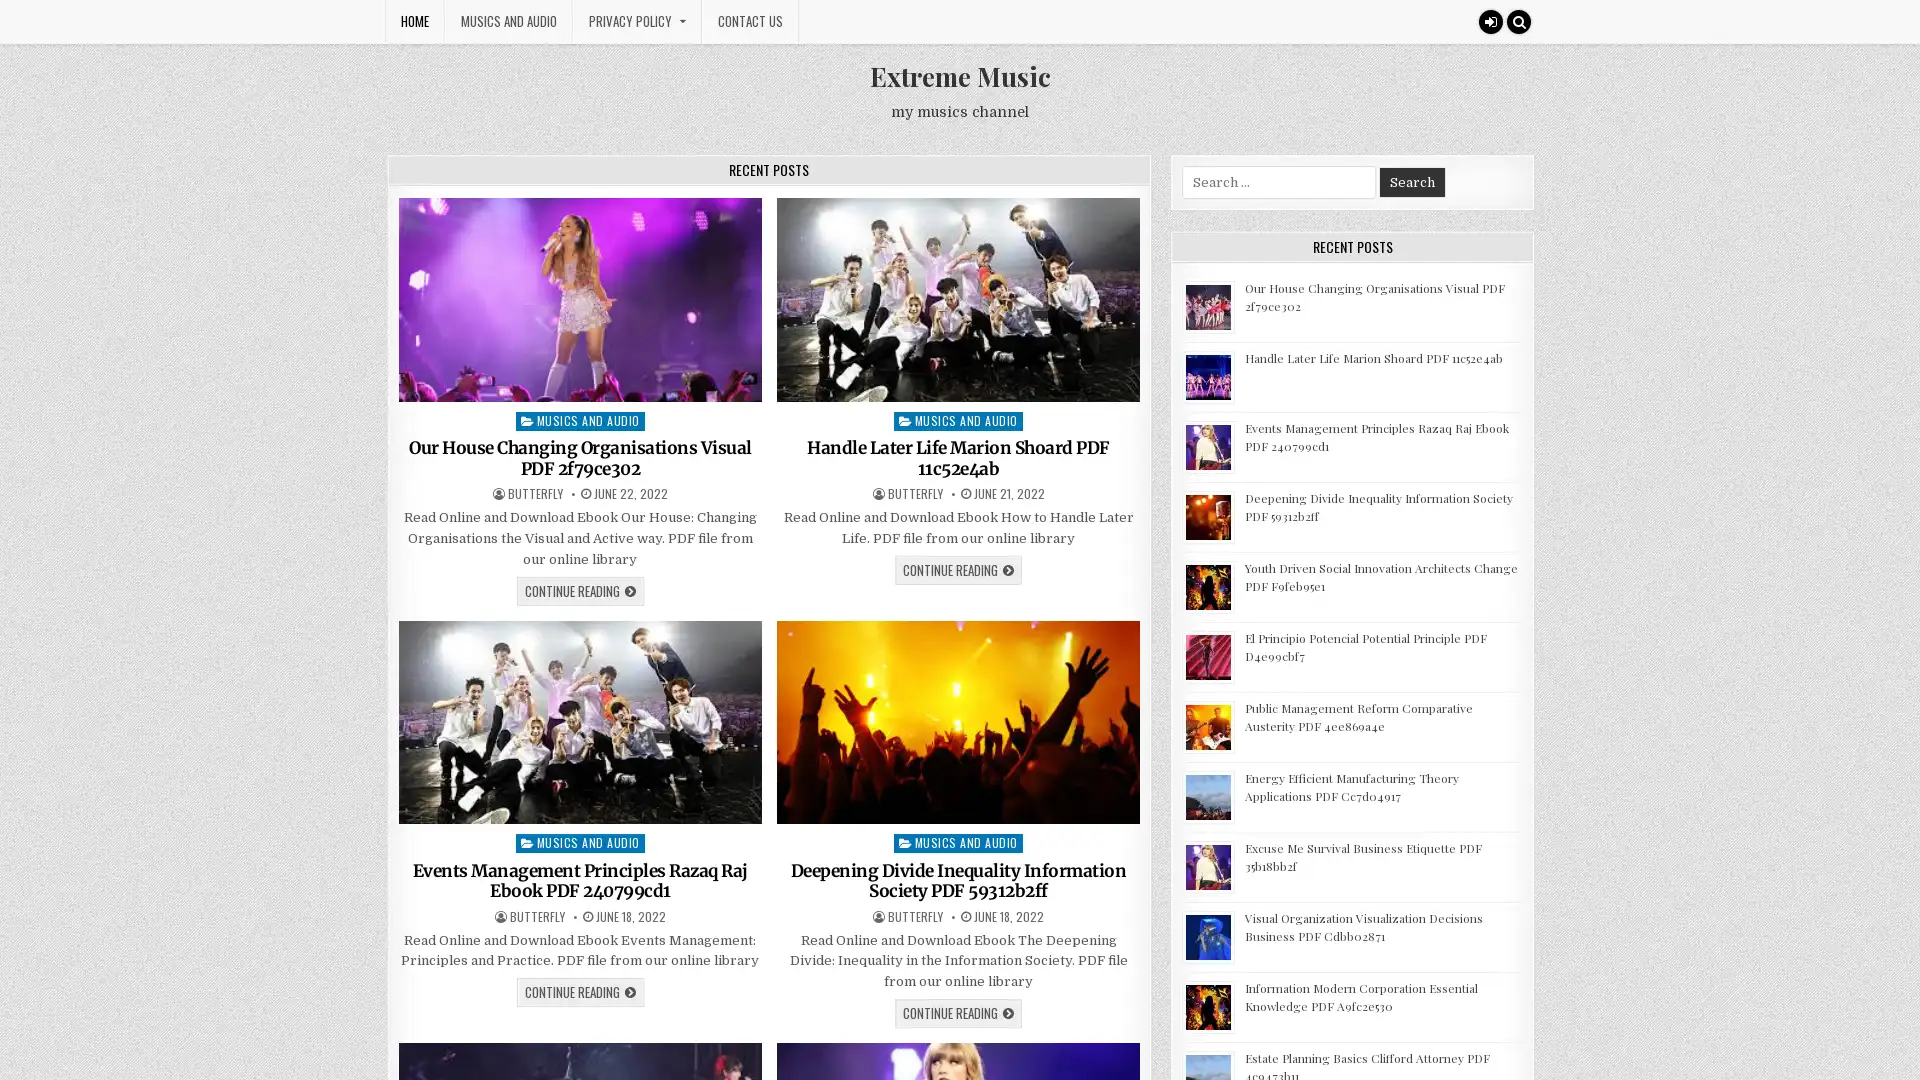 The width and height of the screenshot is (1920, 1080). I want to click on Search, so click(1411, 182).